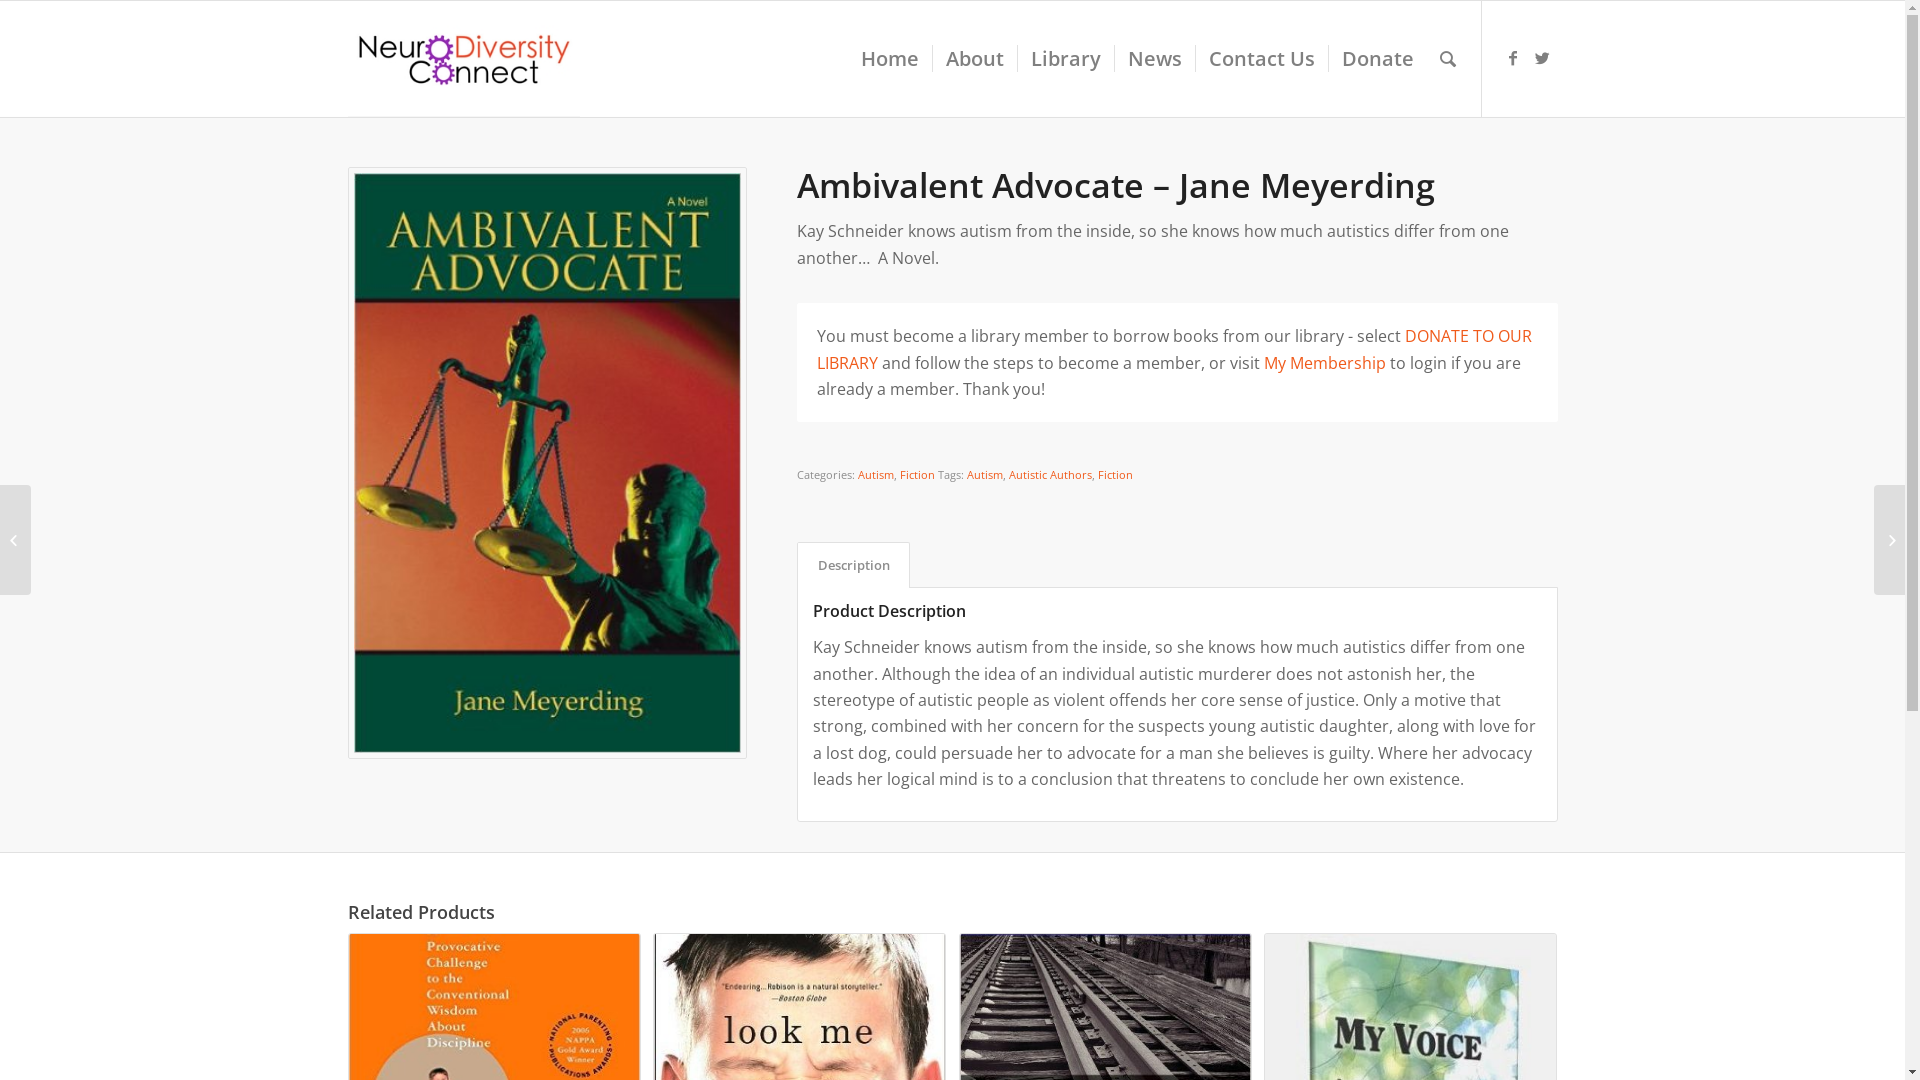  I want to click on 'Autism', so click(876, 474).